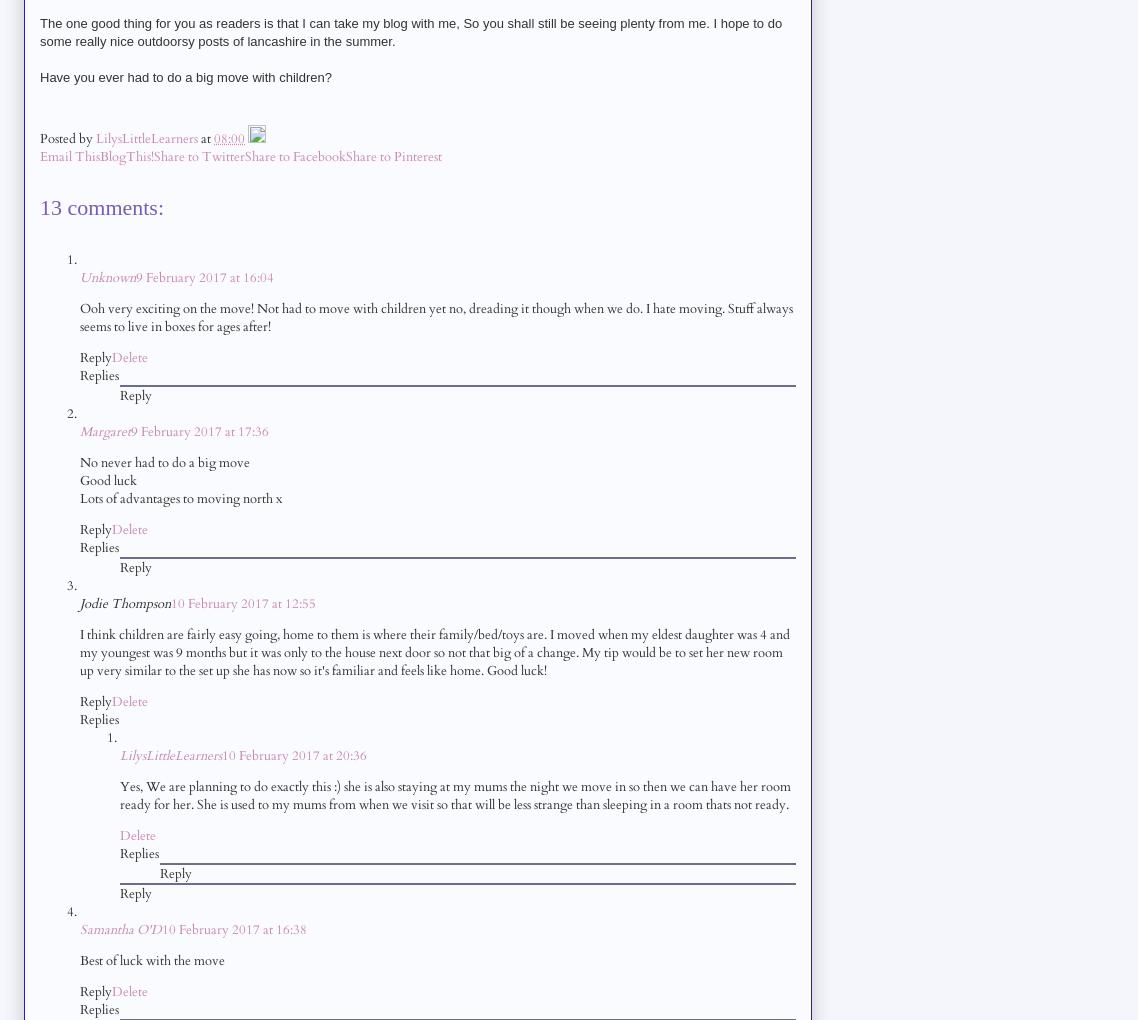 The width and height of the screenshot is (1138, 1020). Describe the element at coordinates (454, 793) in the screenshot. I see `'Yes, We are planning to do exactly this :) she is also staying at my mums the night we move in so then we can have her room ready for her. She is used to my mums from when we visit so that will be less strange than sleeping in a room thats not ready.'` at that location.